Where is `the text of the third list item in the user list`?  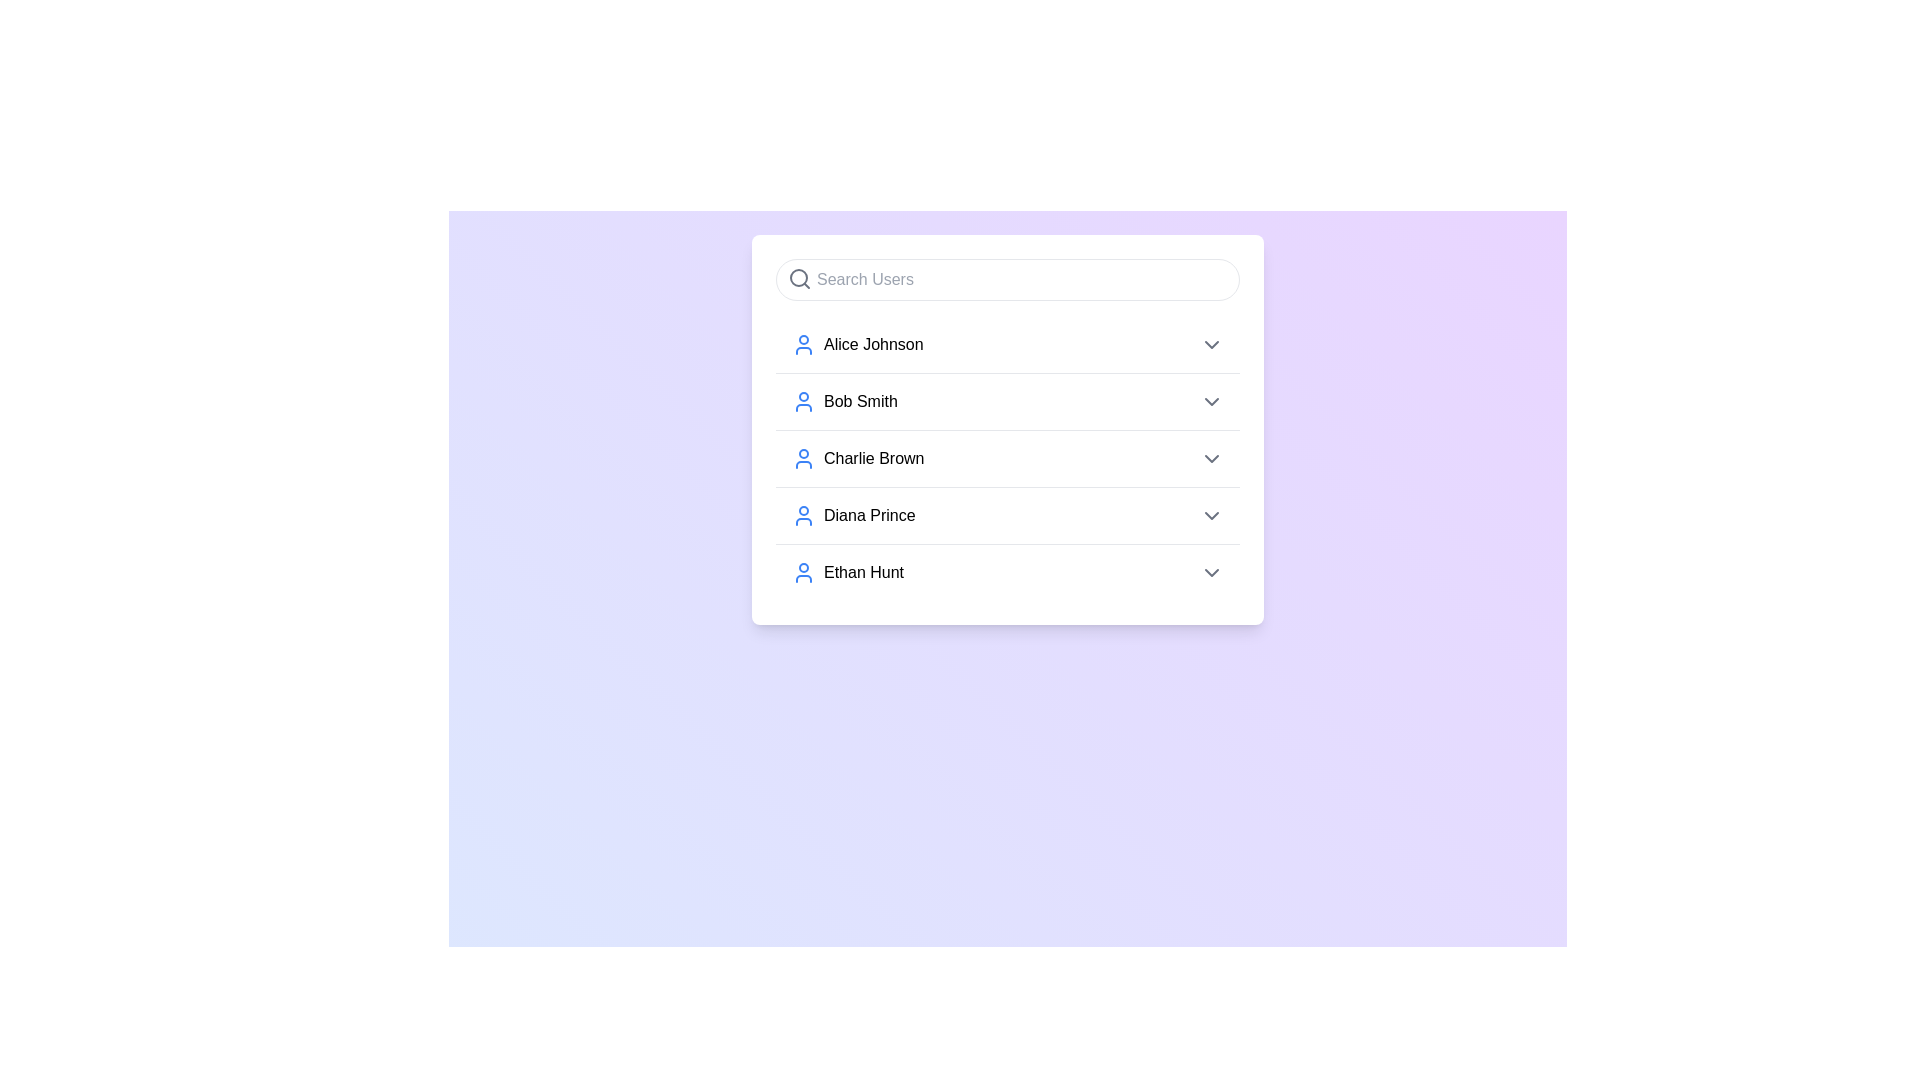
the text of the third list item in the user list is located at coordinates (858, 459).